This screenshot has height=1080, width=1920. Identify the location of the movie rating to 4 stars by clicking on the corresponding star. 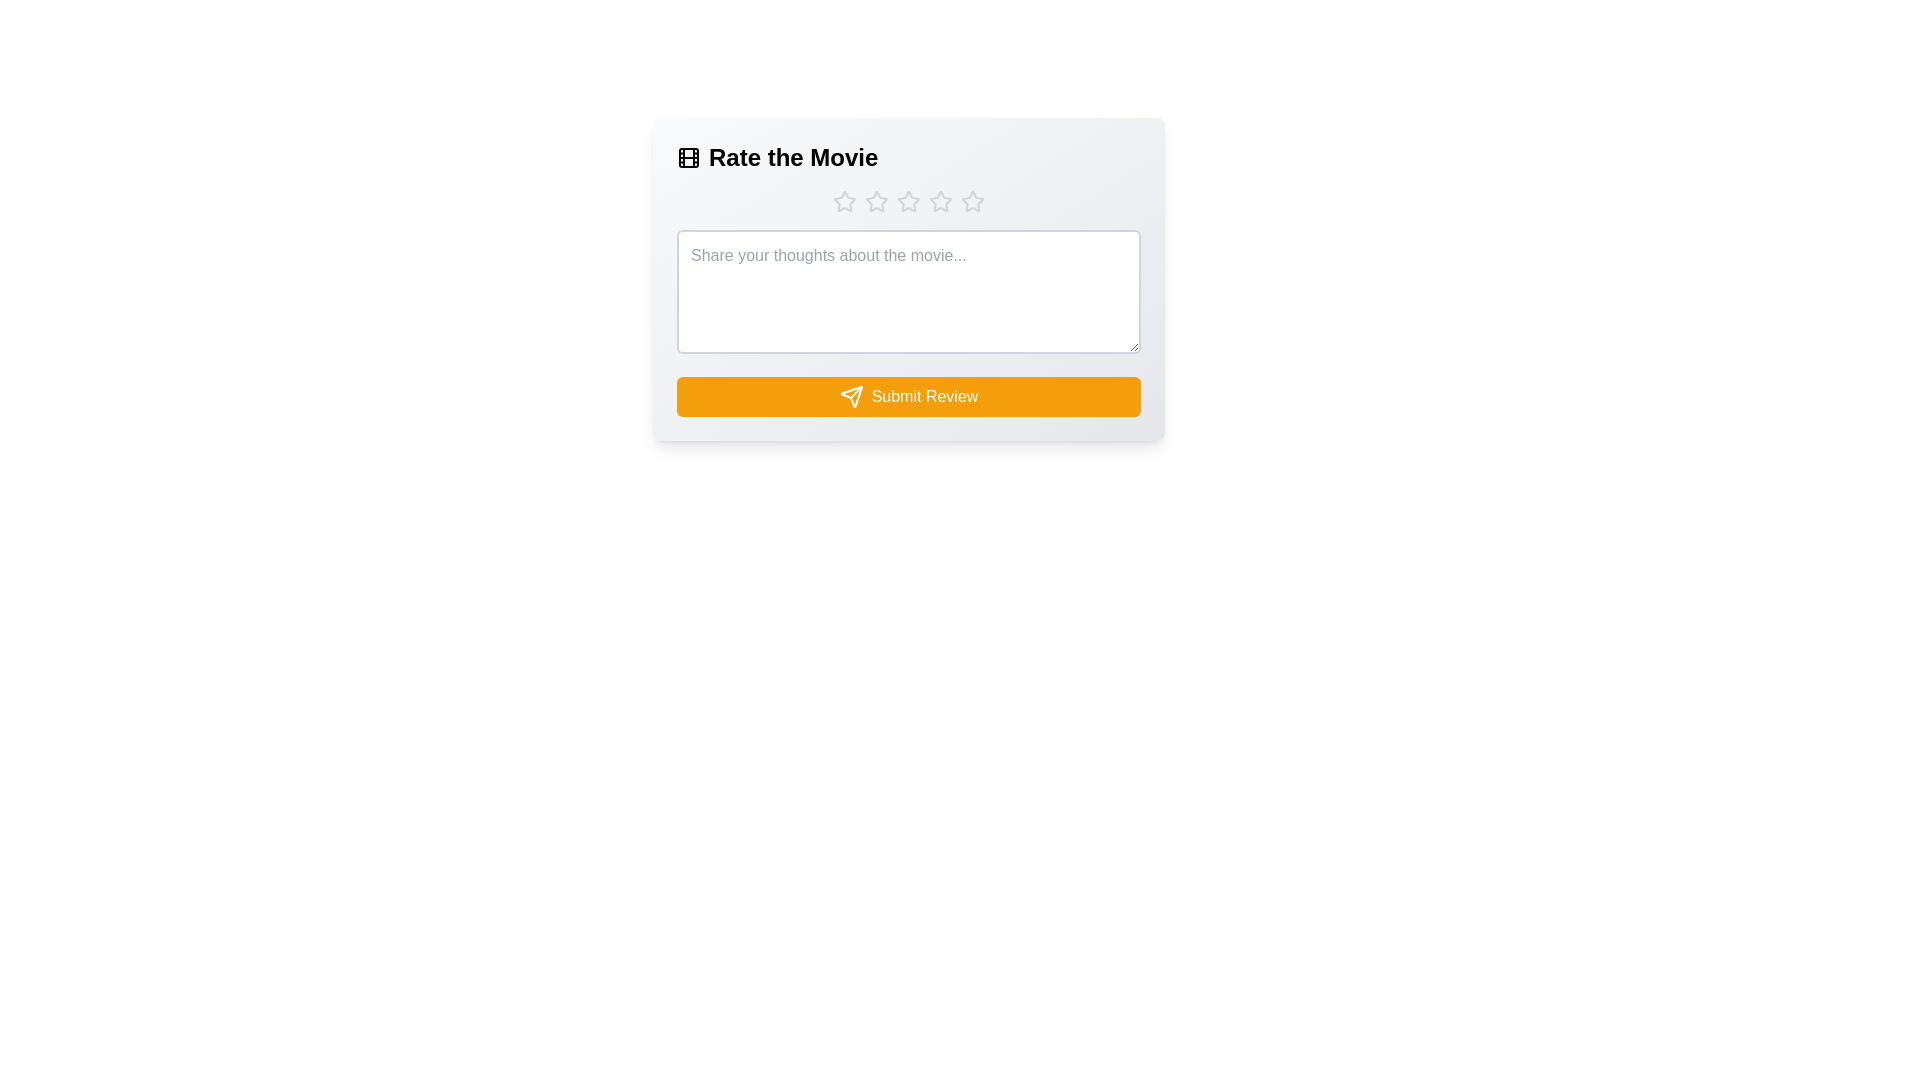
(939, 201).